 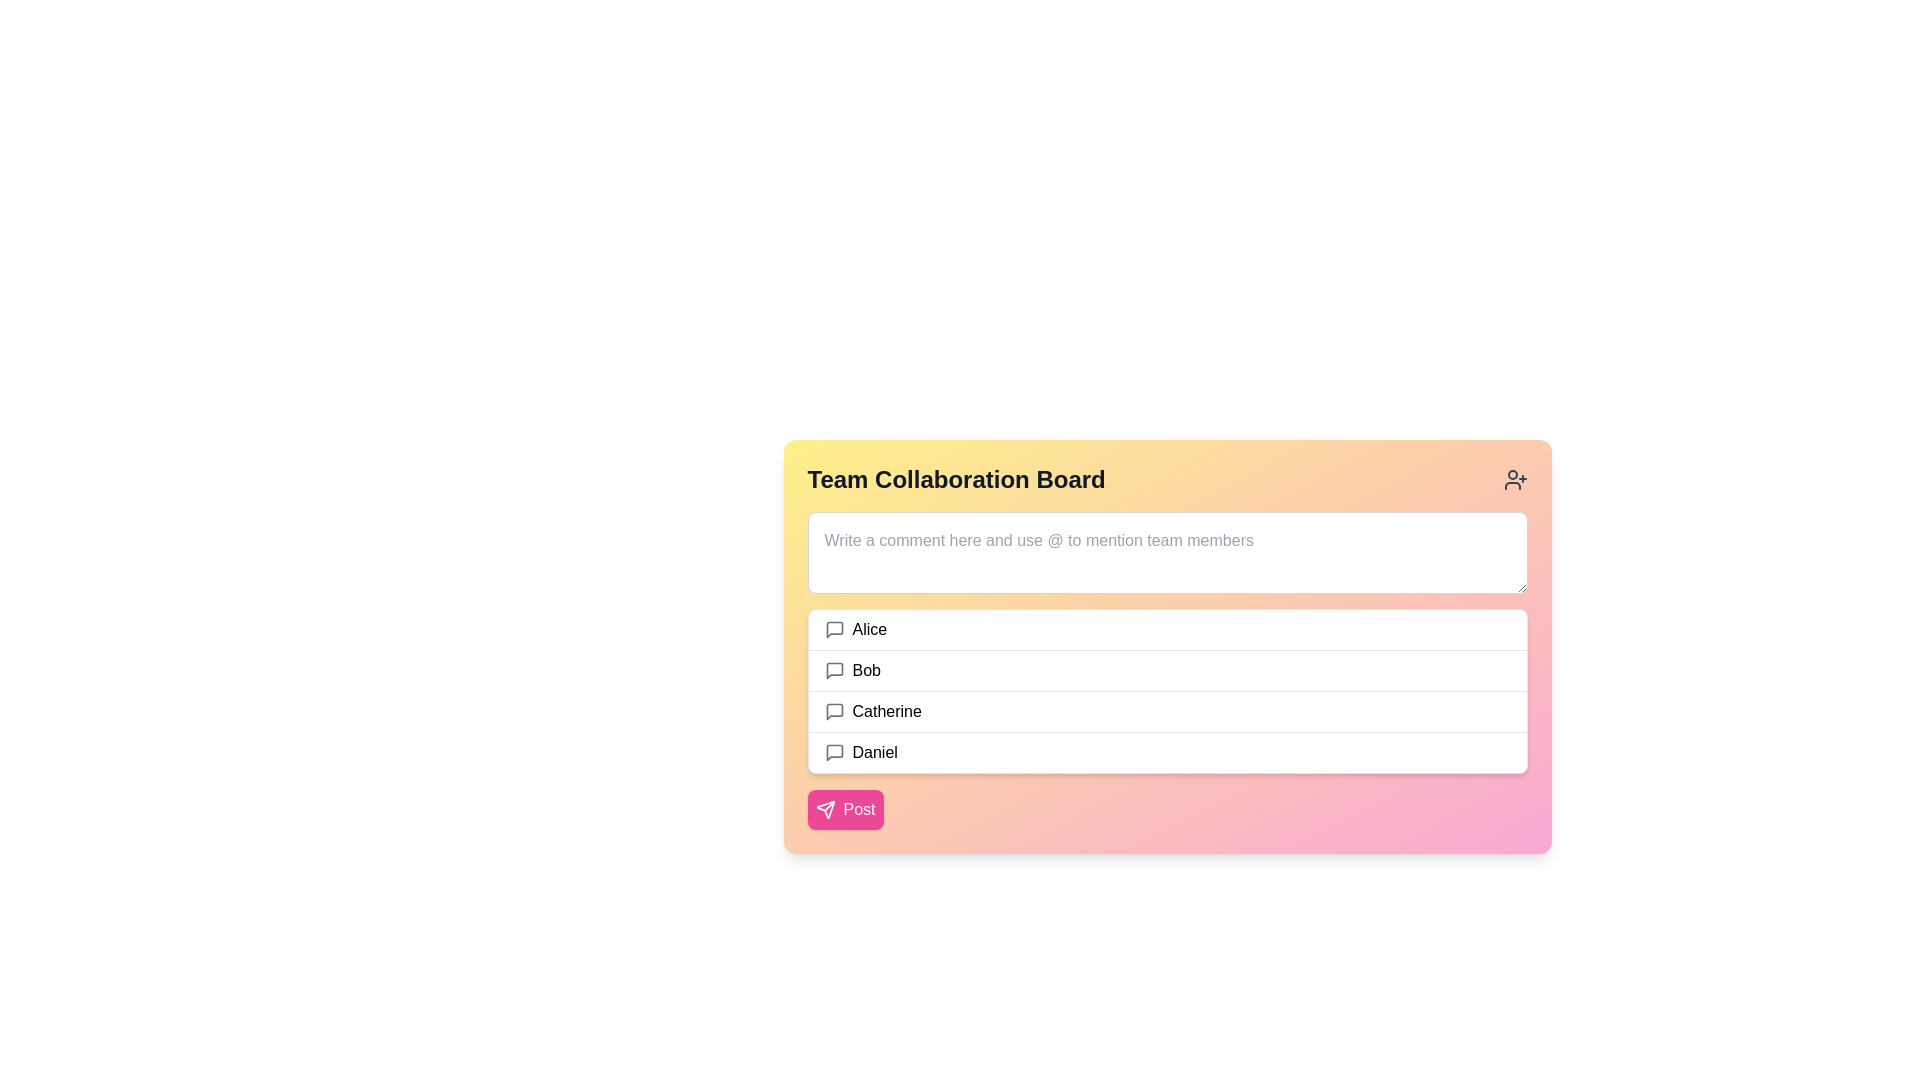 I want to click on the prominent header text reading 'Team Collaboration Board', which is styled in a bold and large font against a lighter gradient background at the top-left section of the card-like layout, so click(x=955, y=479).